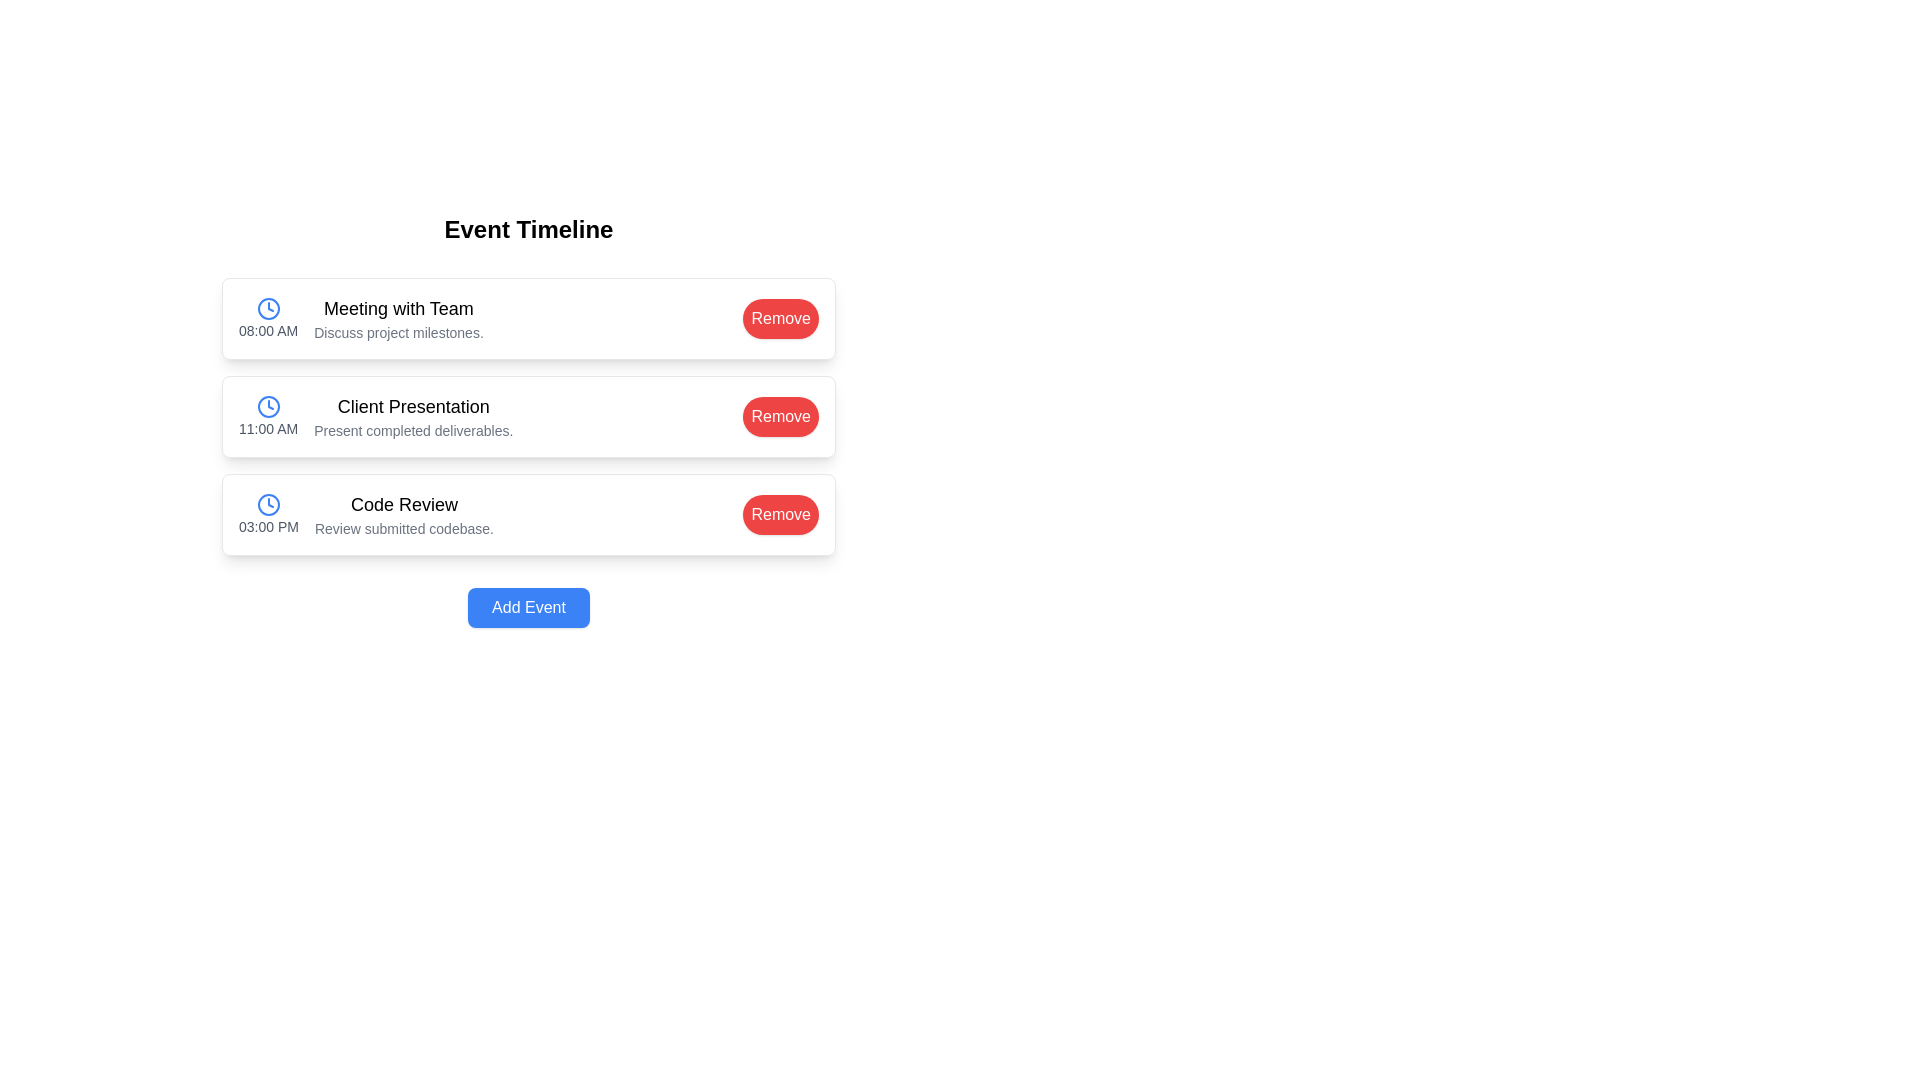 The width and height of the screenshot is (1920, 1080). What do you see at coordinates (780, 415) in the screenshot?
I see `the red 'Remove' button with white text, located next to the 'Client Presentation' timeline entry` at bounding box center [780, 415].